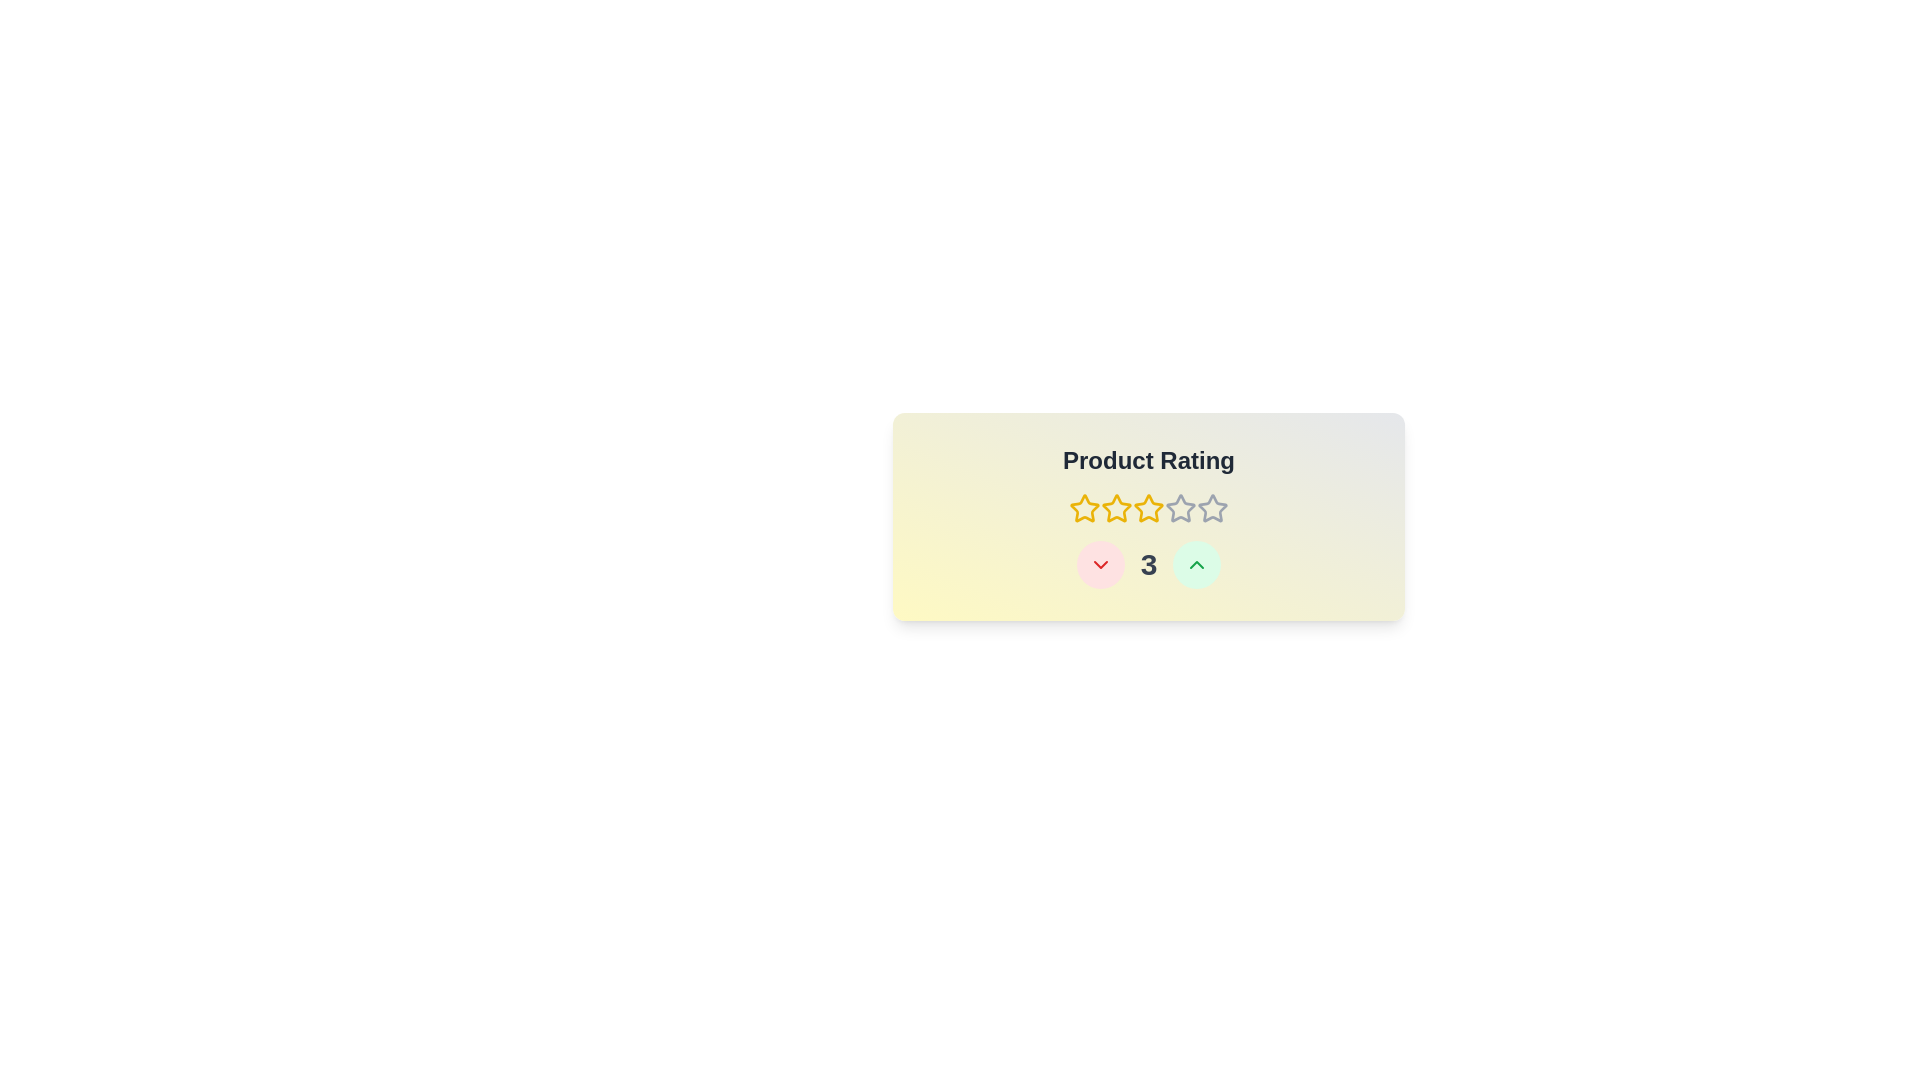 Image resolution: width=1920 pixels, height=1080 pixels. I want to click on the text label displaying the numerical value '3' which is styled with a large font size and bold appearance, located centrally within a product rating component card, so click(1148, 564).